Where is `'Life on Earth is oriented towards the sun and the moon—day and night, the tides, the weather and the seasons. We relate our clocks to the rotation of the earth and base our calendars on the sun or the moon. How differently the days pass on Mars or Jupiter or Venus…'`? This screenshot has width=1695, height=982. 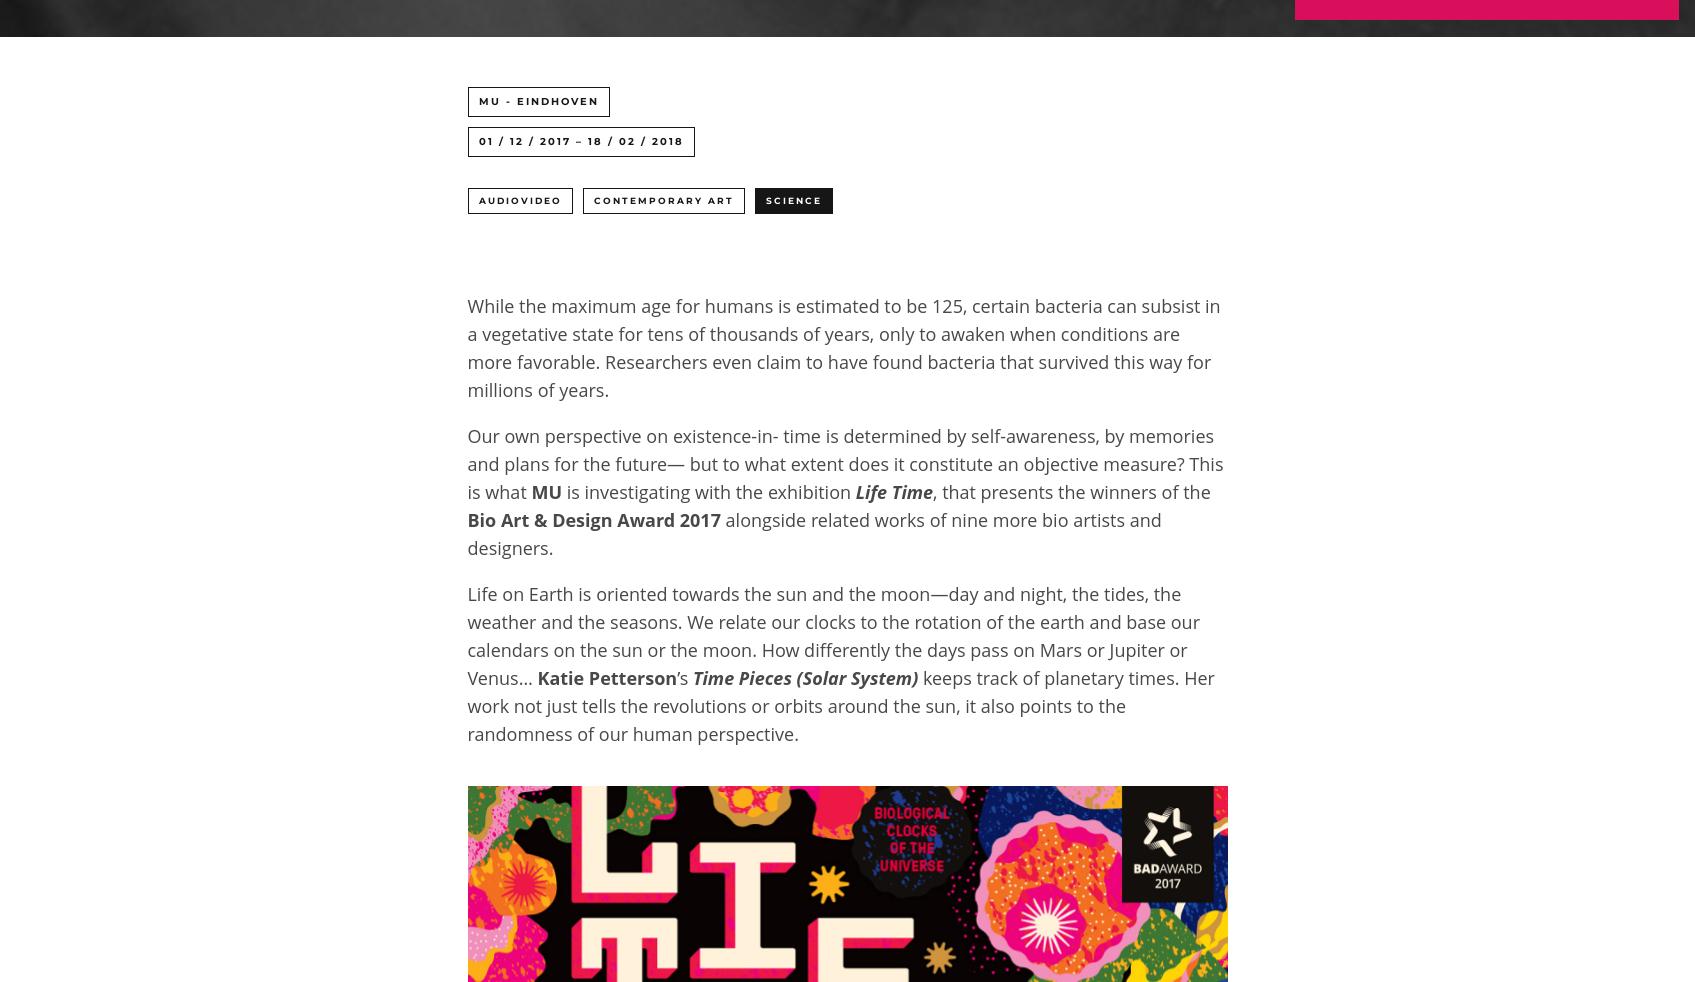
'Life on Earth is oriented towards the sun and the moon—day and night, the tides, the weather and the seasons. We relate our clocks to the rotation of the earth and base our calendars on the sun or the moon. How differently the days pass on Mars or Jupiter or Venus…' is located at coordinates (833, 636).